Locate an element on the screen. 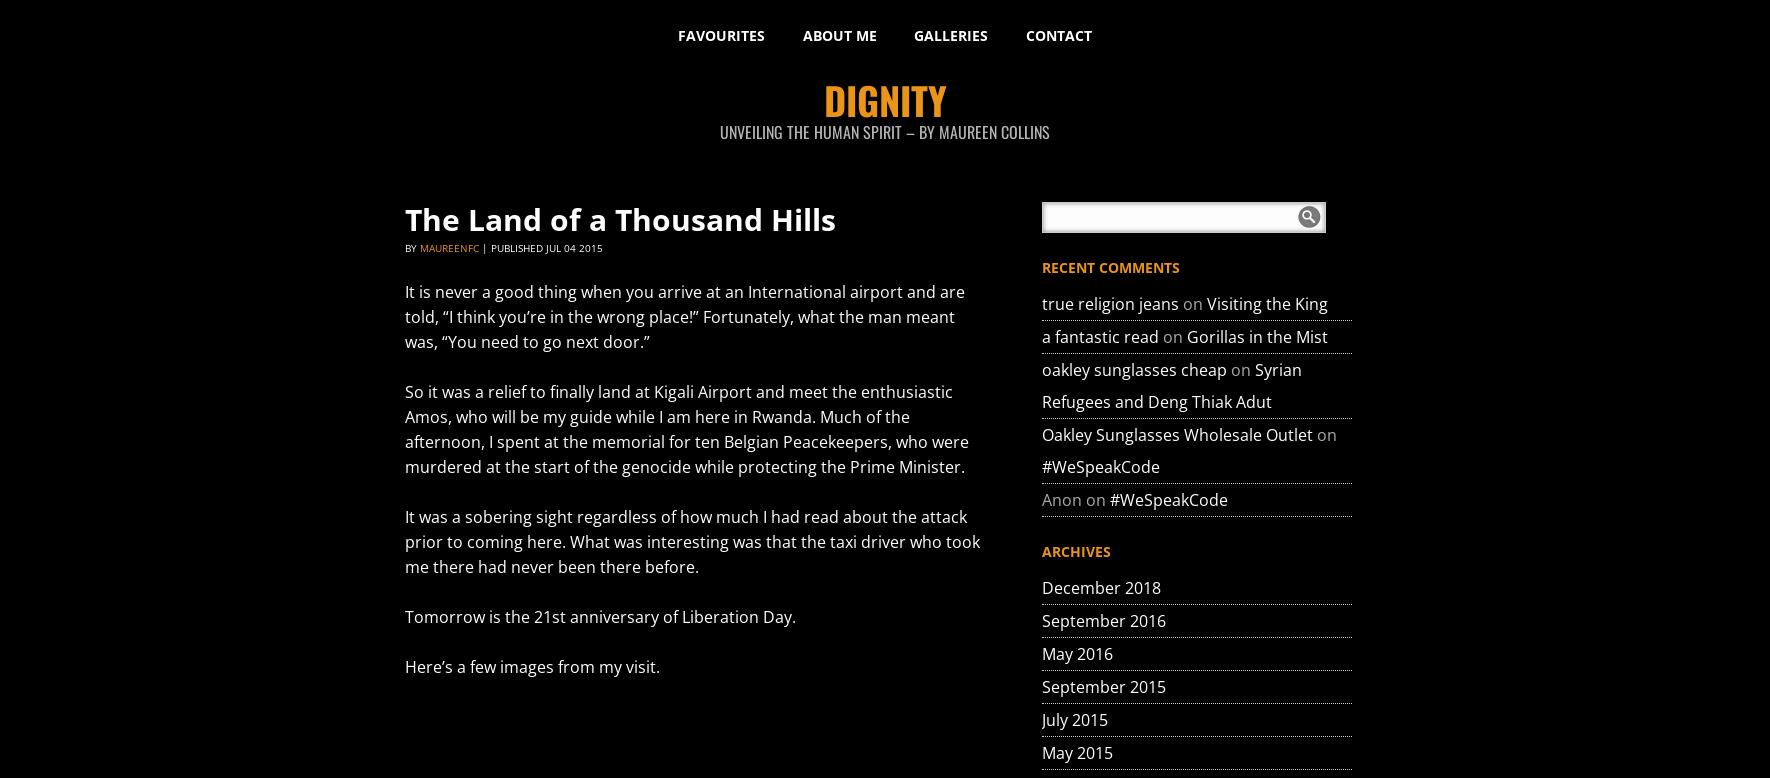 The width and height of the screenshot is (1770, 778). 'Tomorrow is the 21st anniversary of Liberation Day.' is located at coordinates (599, 616).